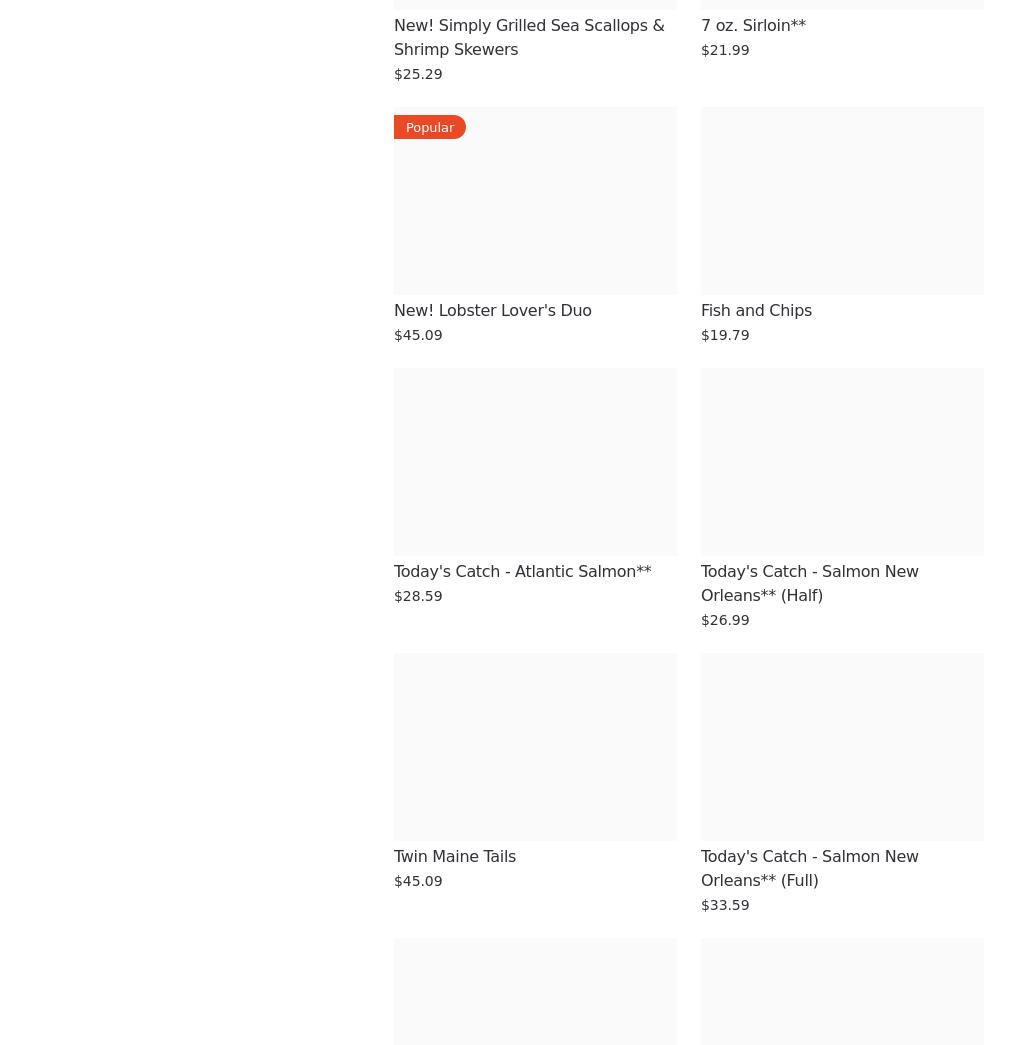  I want to click on '$21.99', so click(724, 48).